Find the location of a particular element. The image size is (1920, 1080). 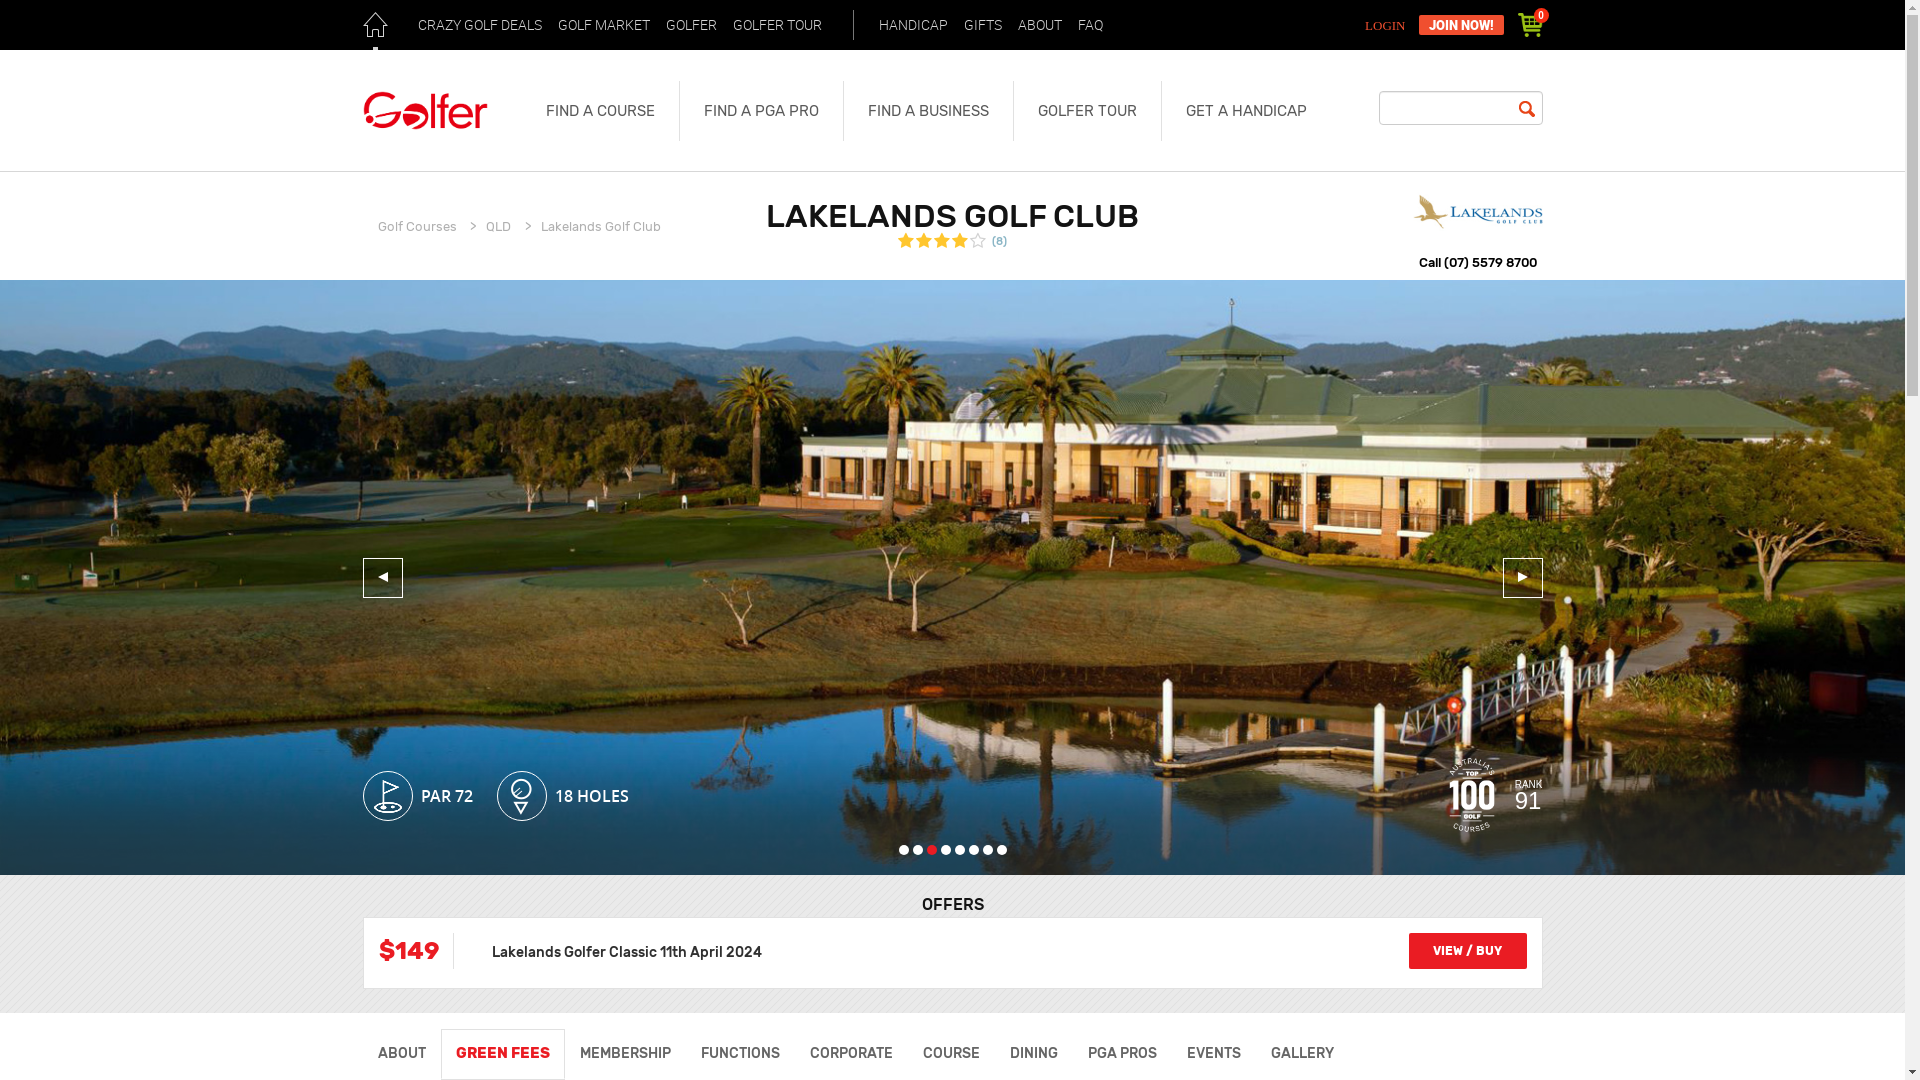

'GOLFER TOUR' is located at coordinates (776, 24).